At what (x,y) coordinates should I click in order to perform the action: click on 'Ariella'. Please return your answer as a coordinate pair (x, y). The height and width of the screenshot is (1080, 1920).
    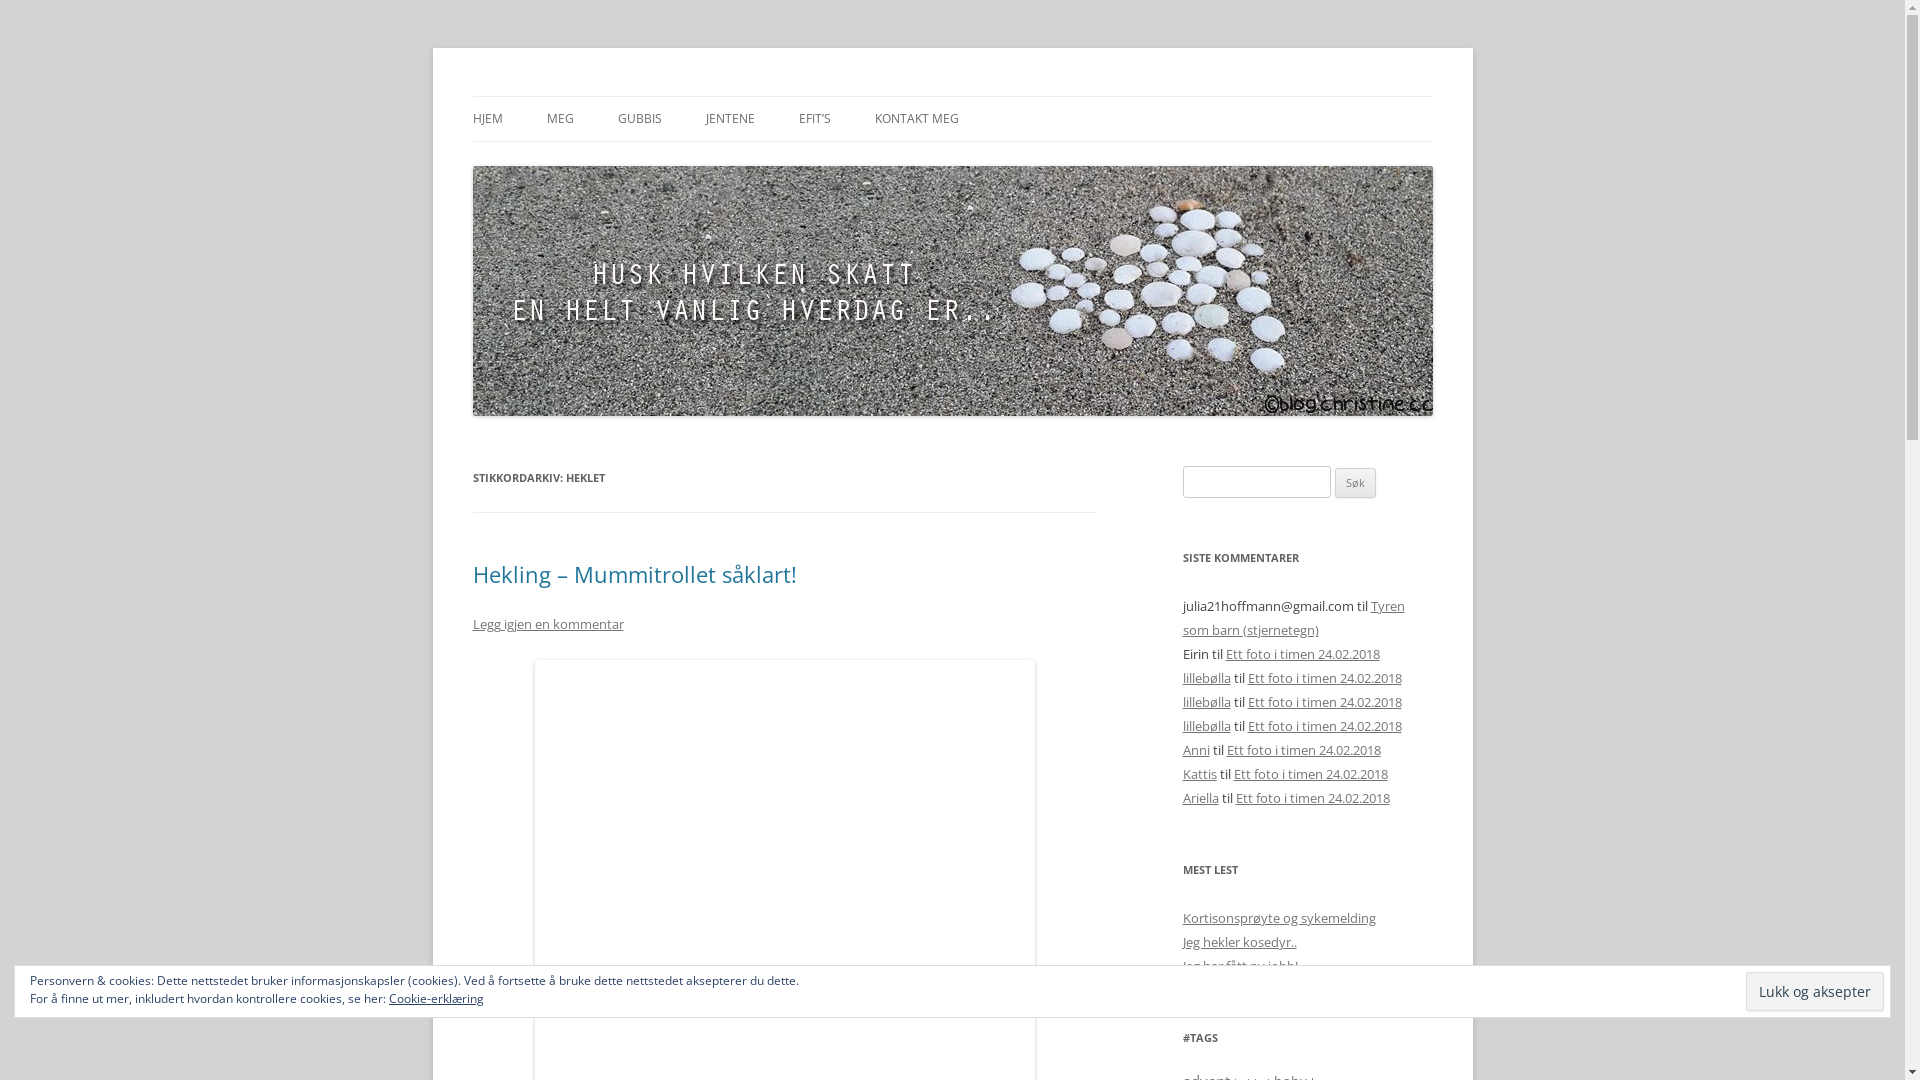
    Looking at the image, I should click on (1200, 797).